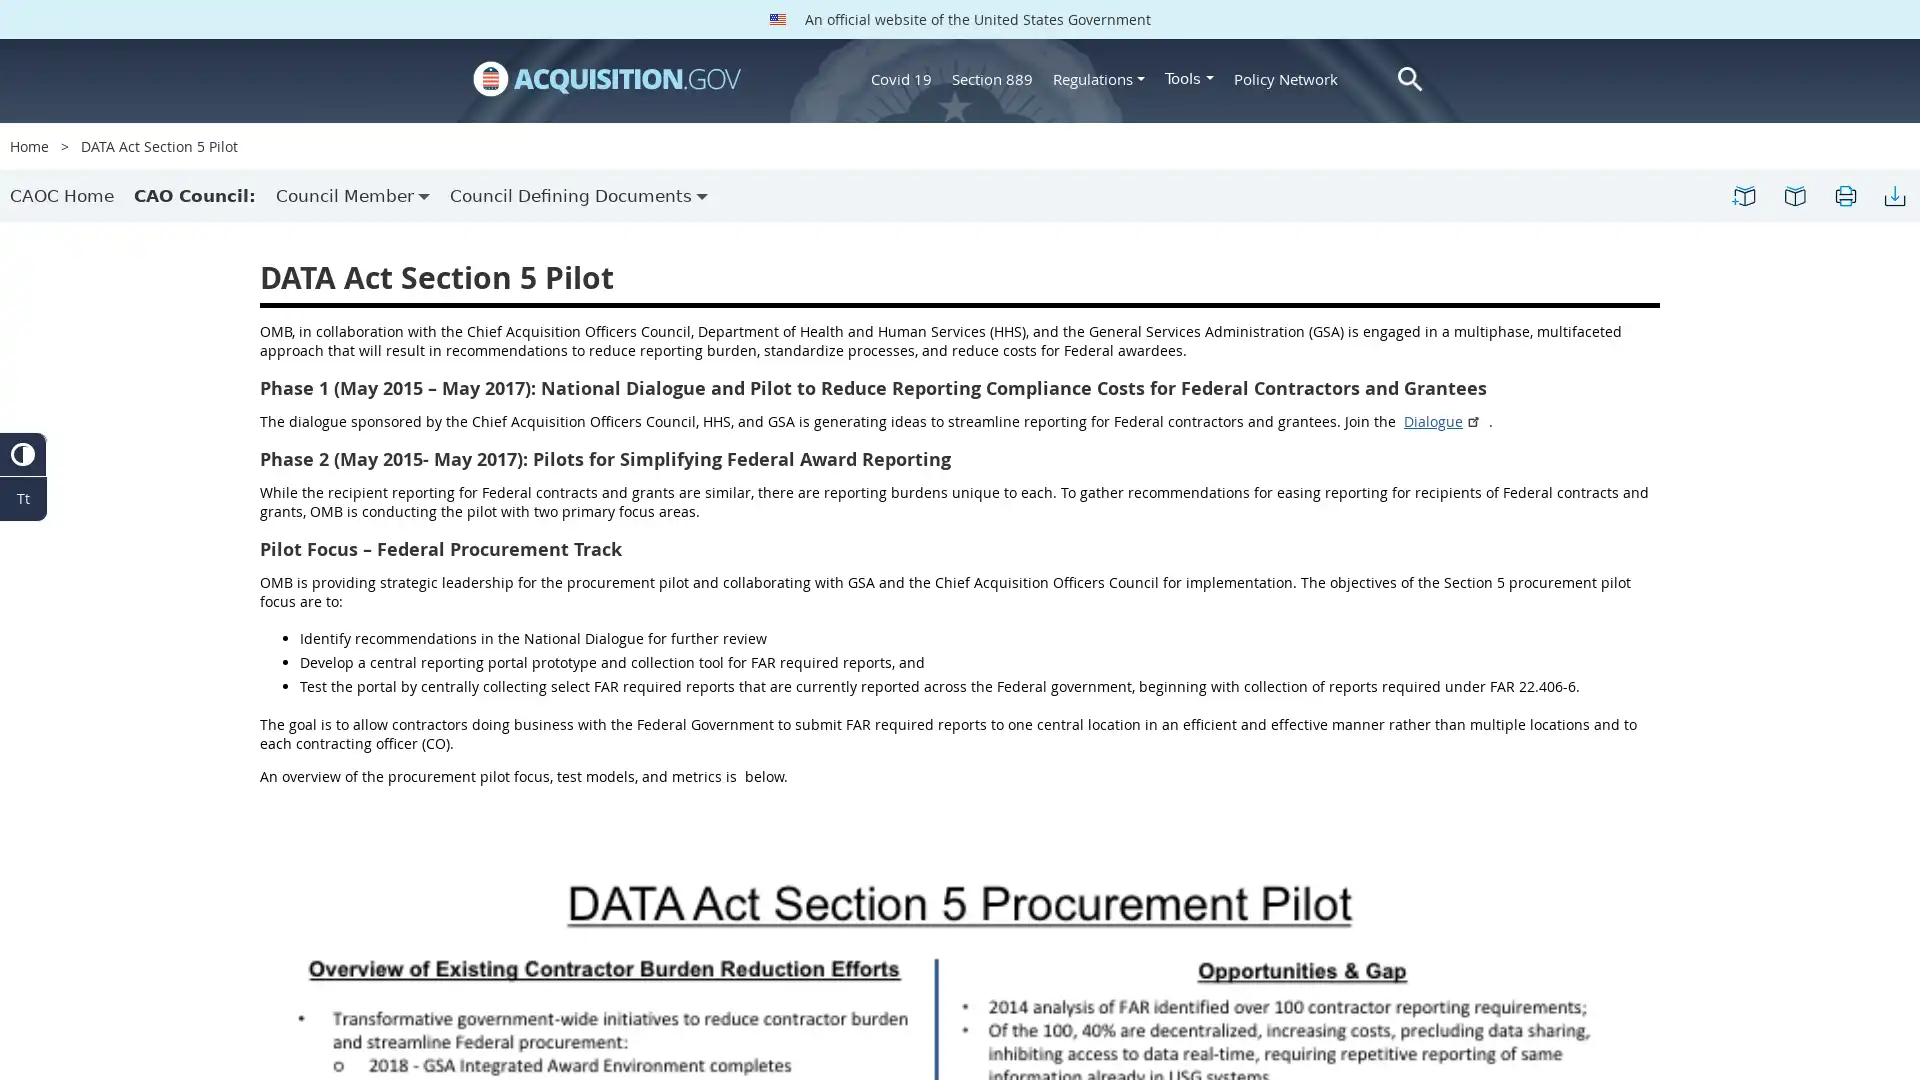 The image size is (1920, 1080). I want to click on Council Defining Documents cao_menu, so click(578, 196).